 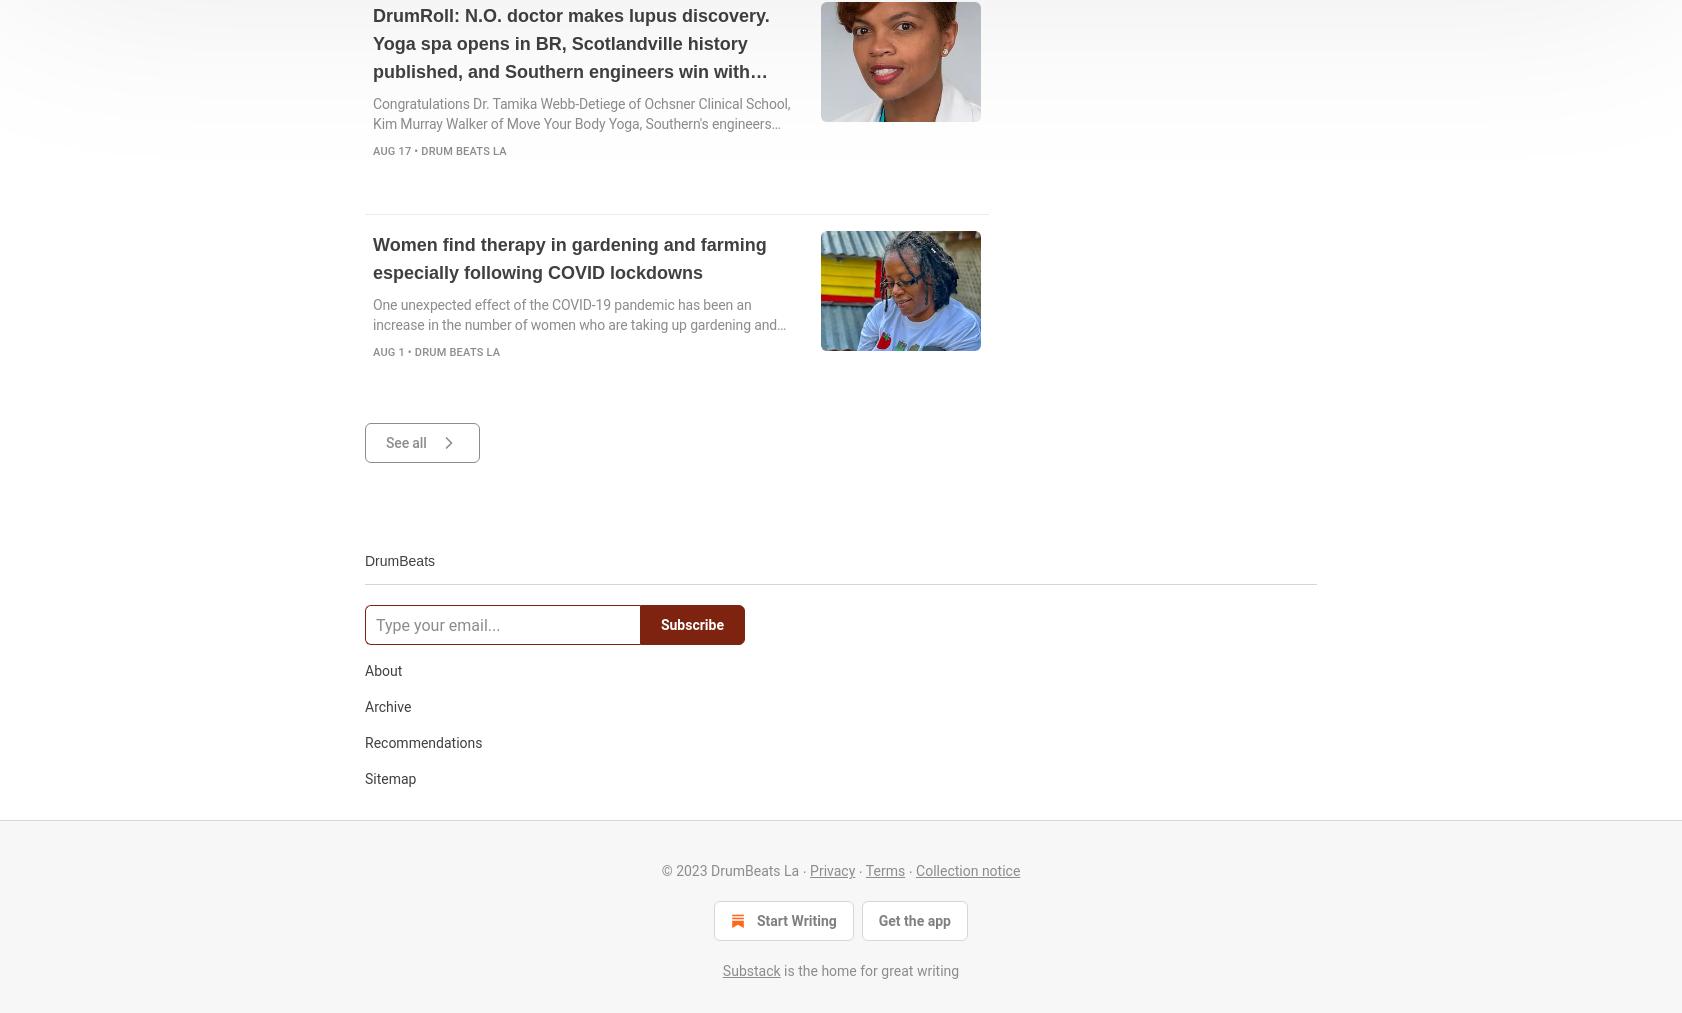 I want to click on 'Aug 1', so click(x=387, y=352).